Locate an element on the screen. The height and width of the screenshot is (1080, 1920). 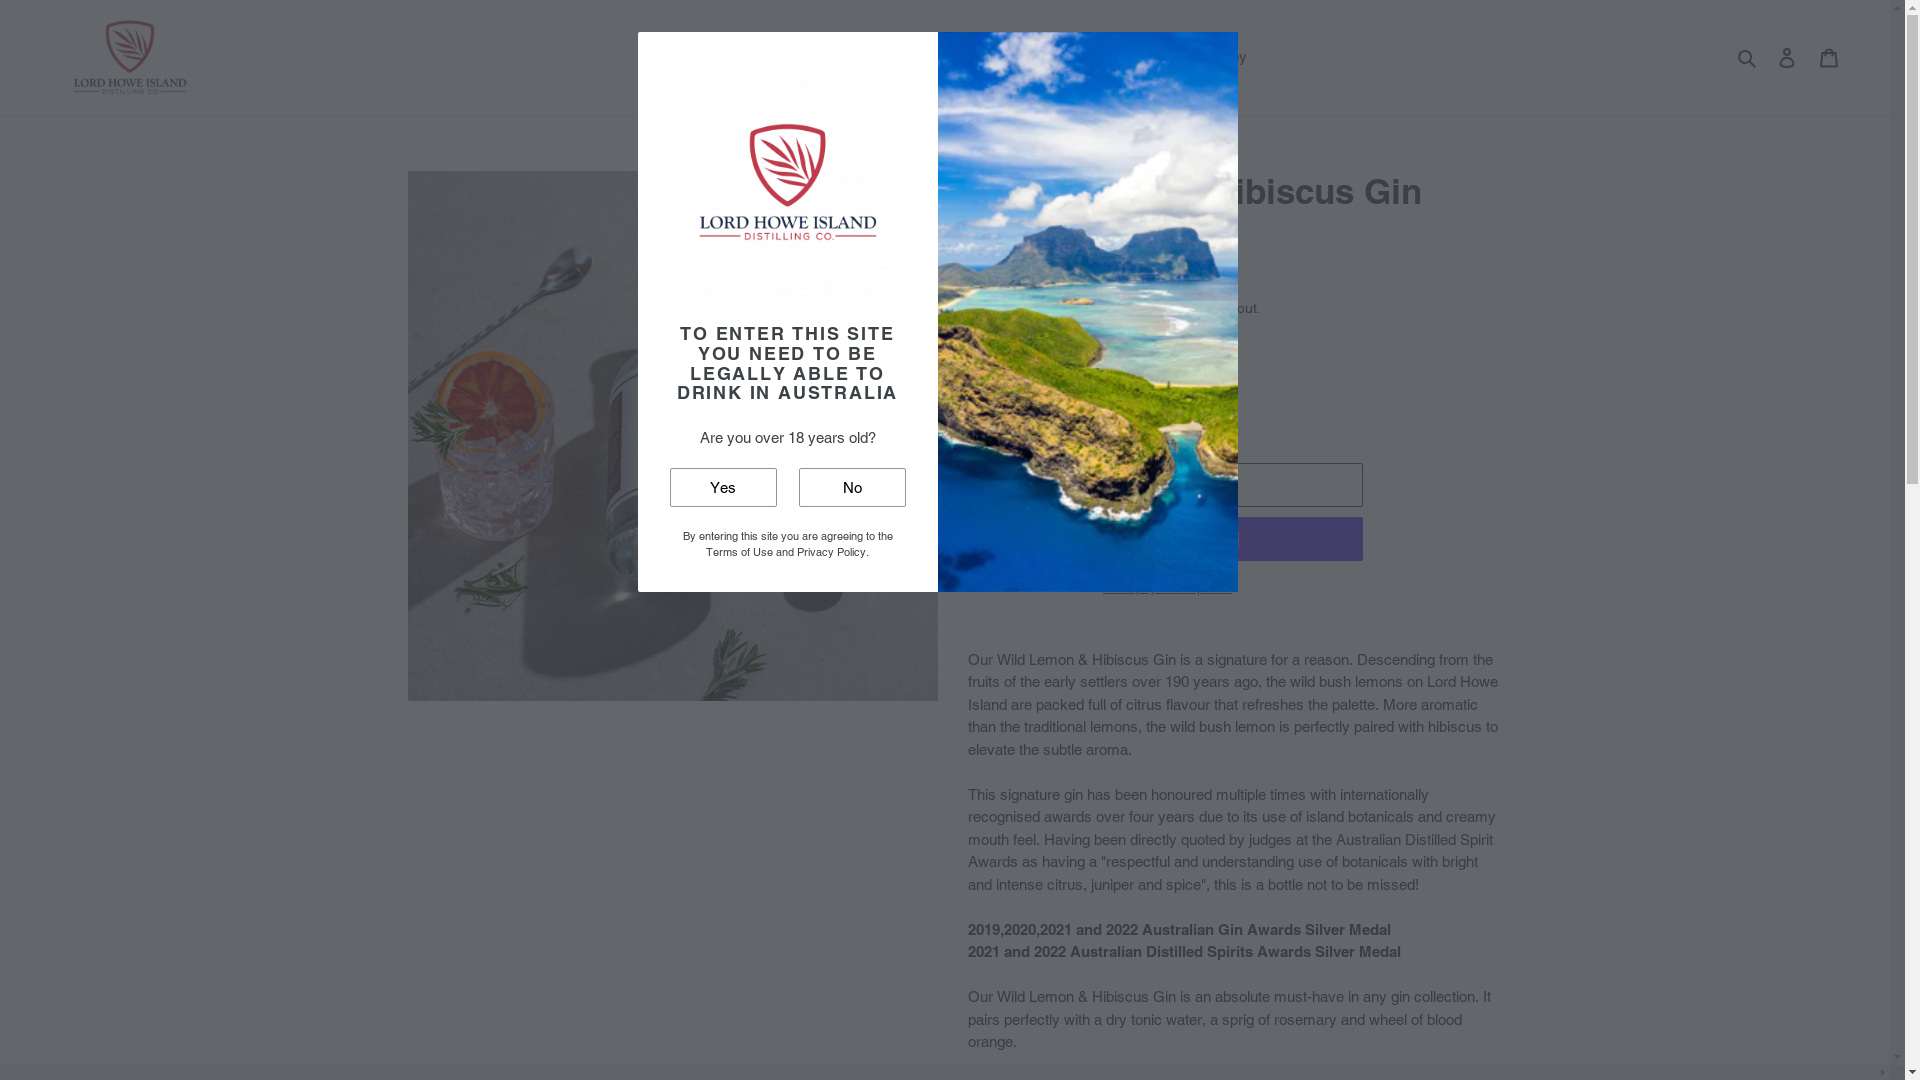
'Yes' is located at coordinates (722, 487).